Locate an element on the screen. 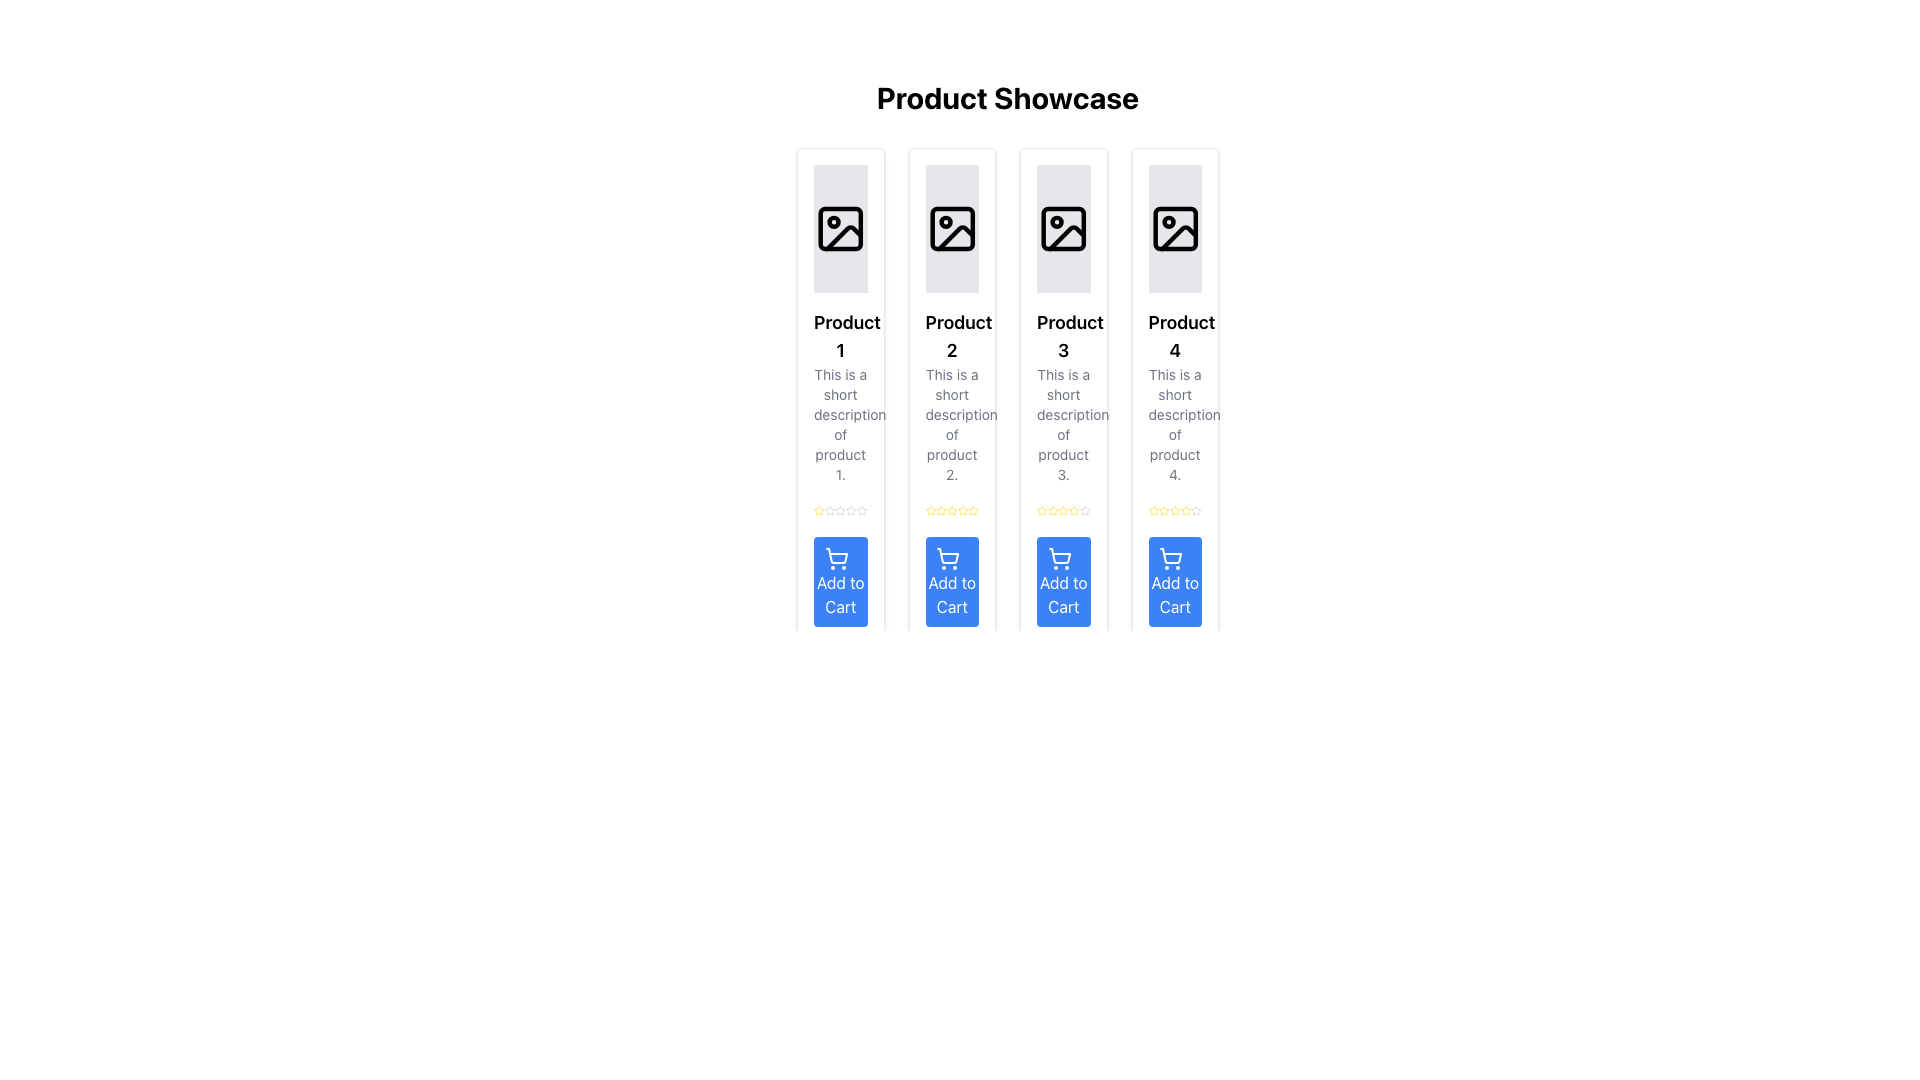  the second star icon in the rating system under 'Product 4' in the fourth column of the product showcase grid is located at coordinates (1164, 509).